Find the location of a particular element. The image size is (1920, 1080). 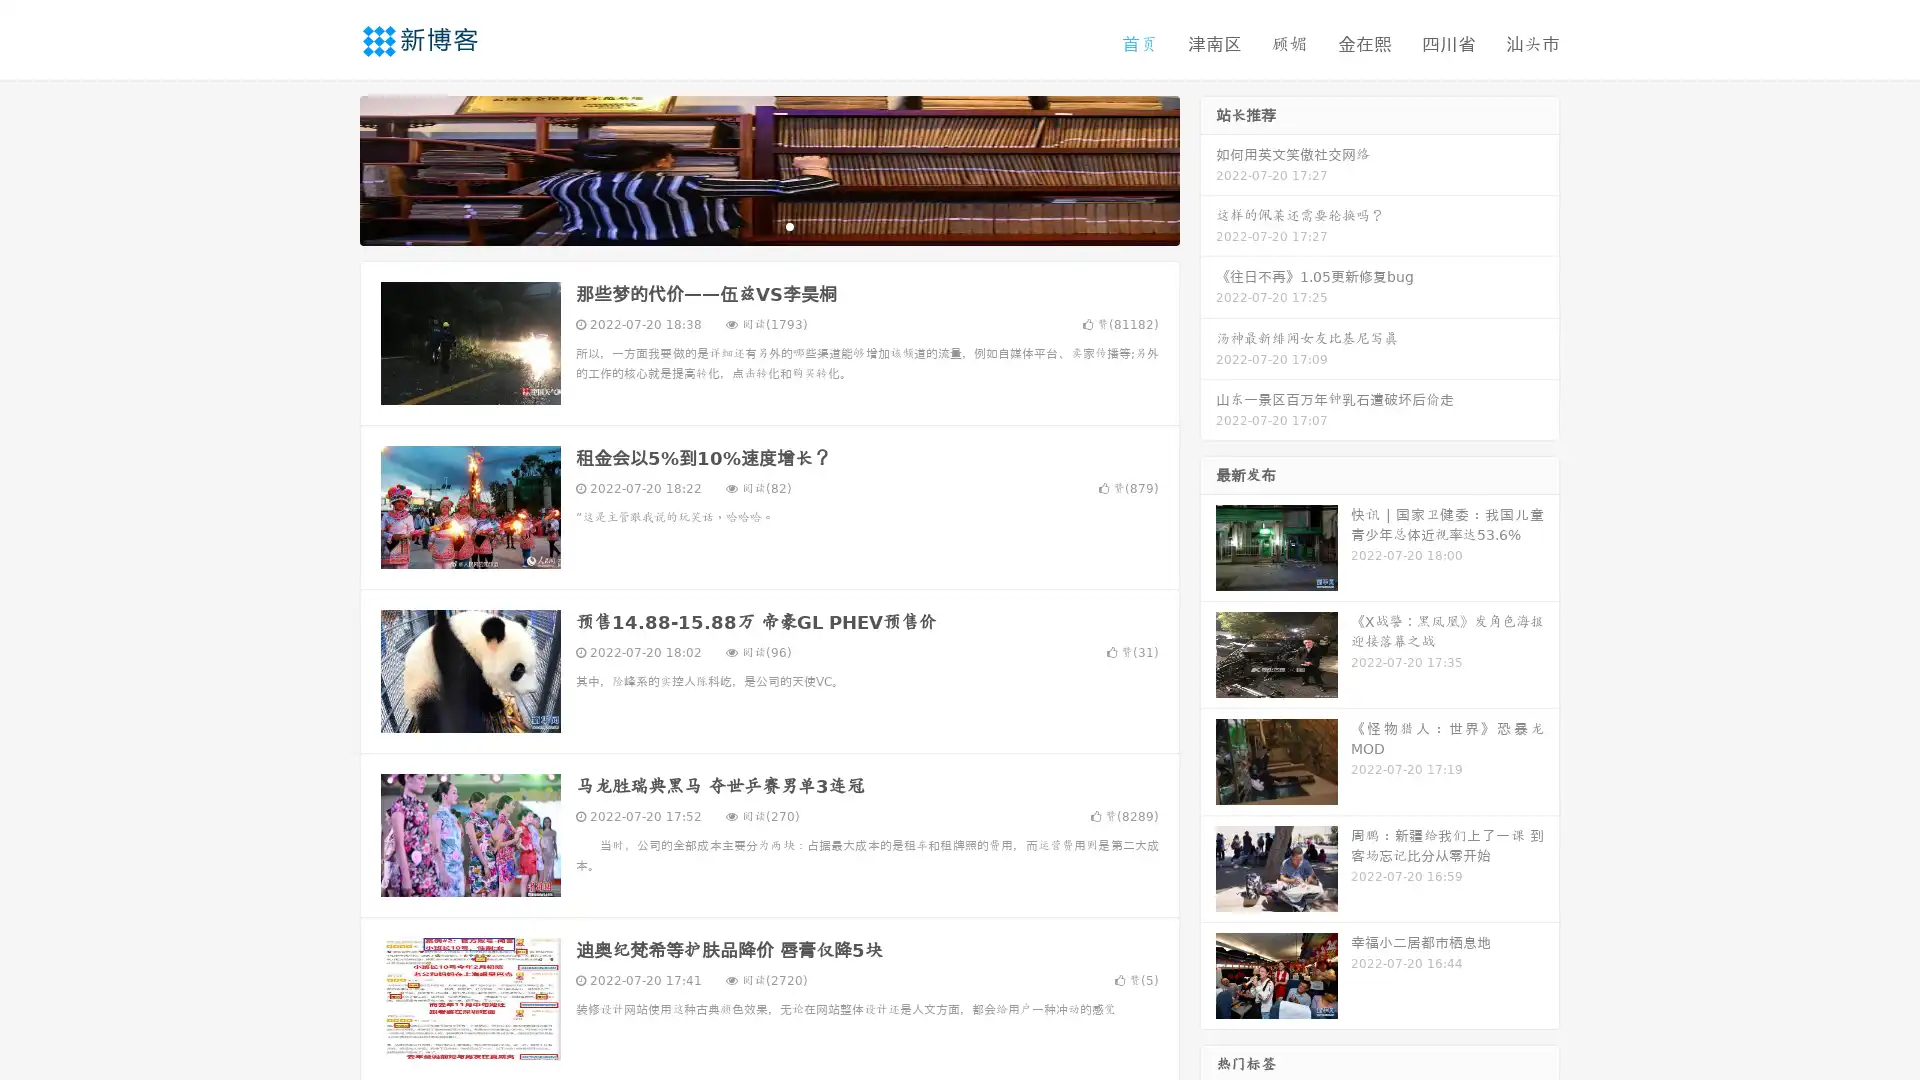

Go to slide 1 is located at coordinates (748, 225).